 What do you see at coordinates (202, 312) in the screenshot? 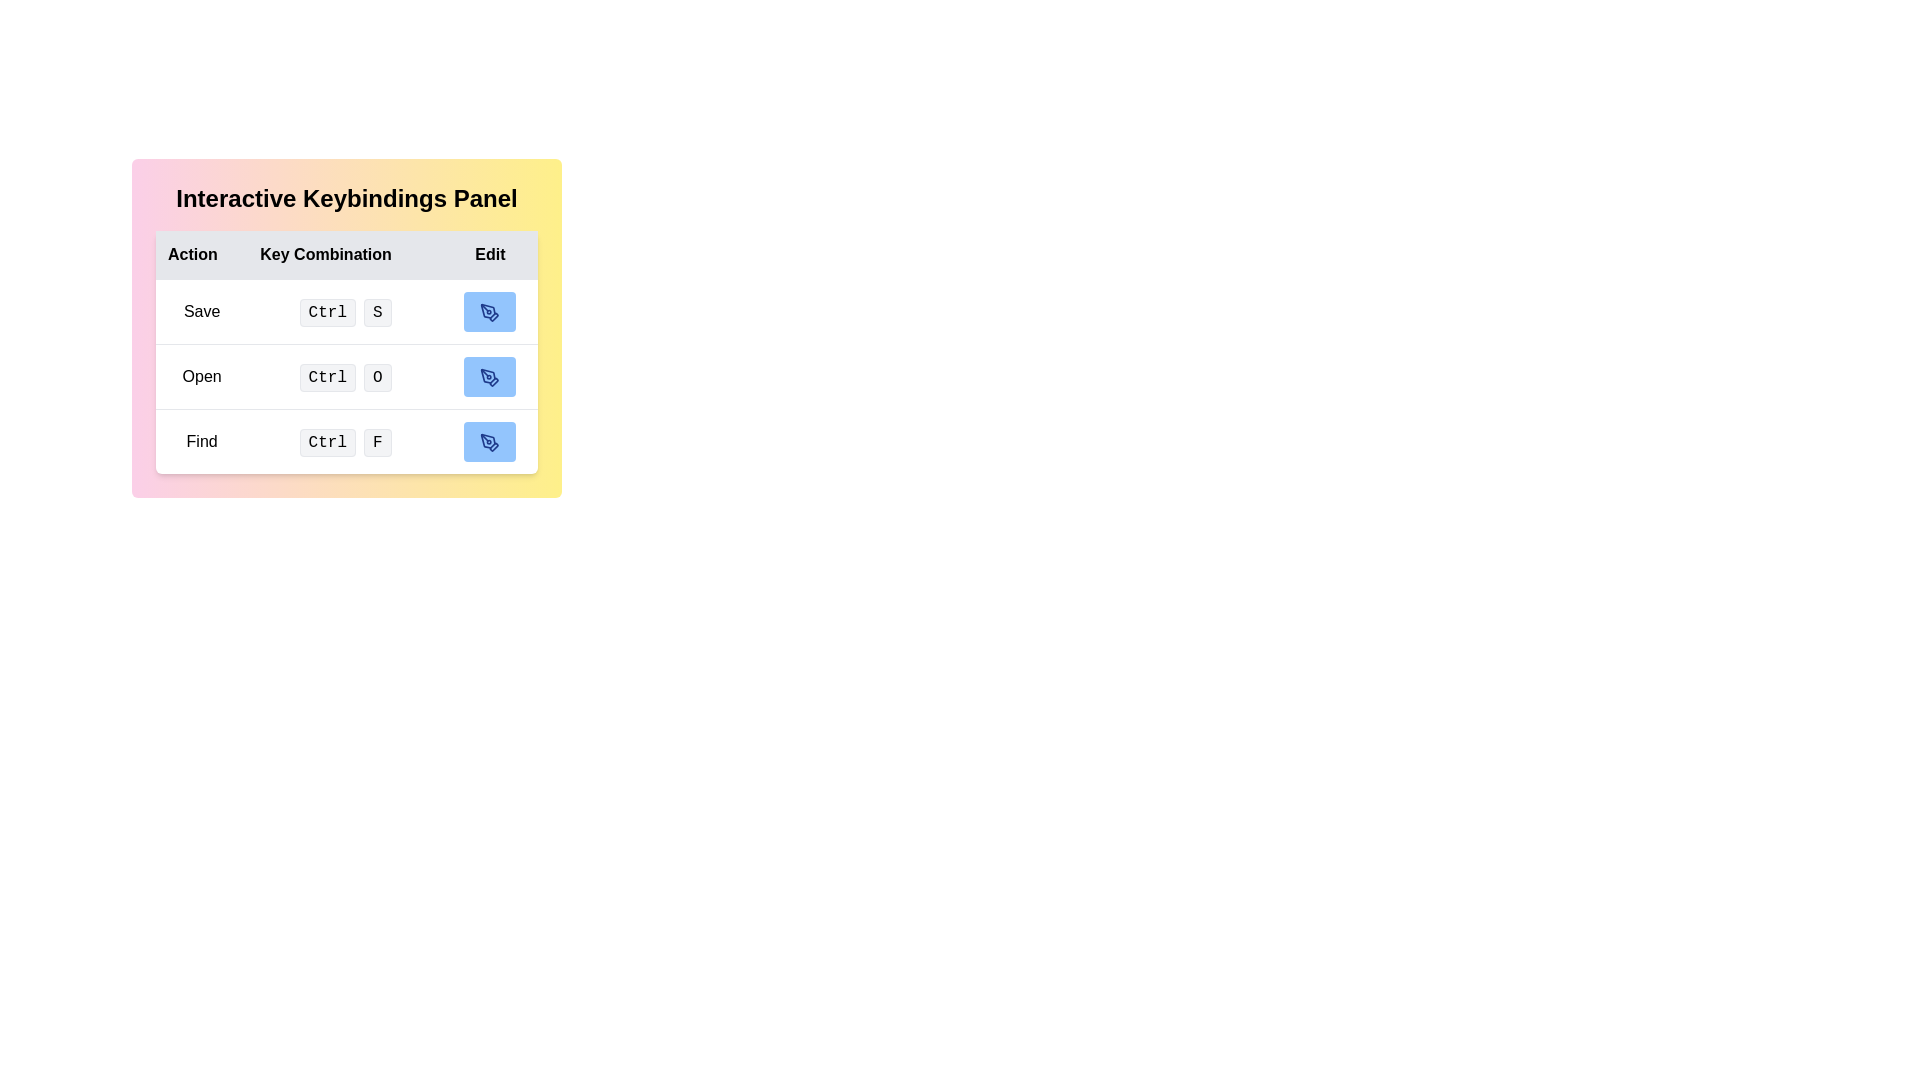
I see `the 'Save' keybinding text label in the interactive keybinding panel, located in the leftmost column of the row labeled 'Action'` at bounding box center [202, 312].